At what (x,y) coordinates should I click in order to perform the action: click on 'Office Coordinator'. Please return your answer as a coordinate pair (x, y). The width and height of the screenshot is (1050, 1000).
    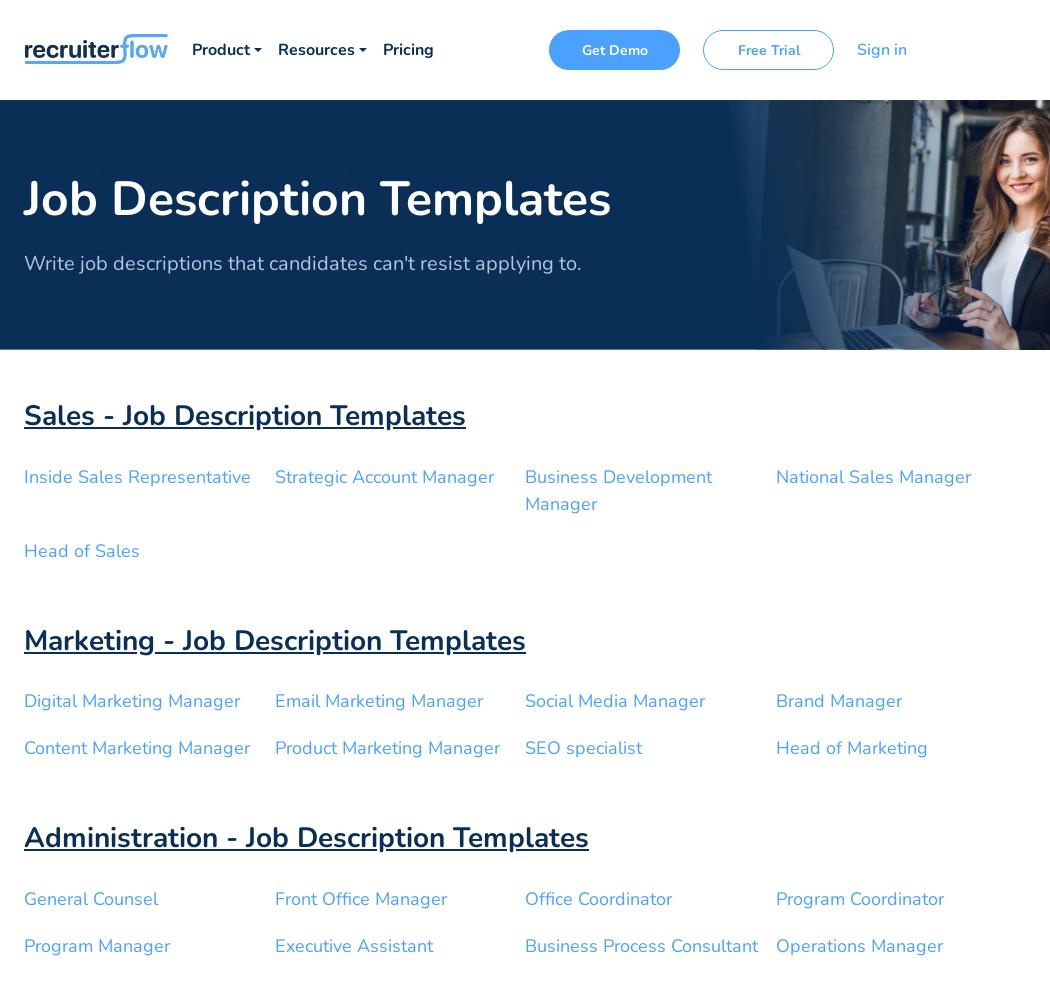
    Looking at the image, I should click on (597, 898).